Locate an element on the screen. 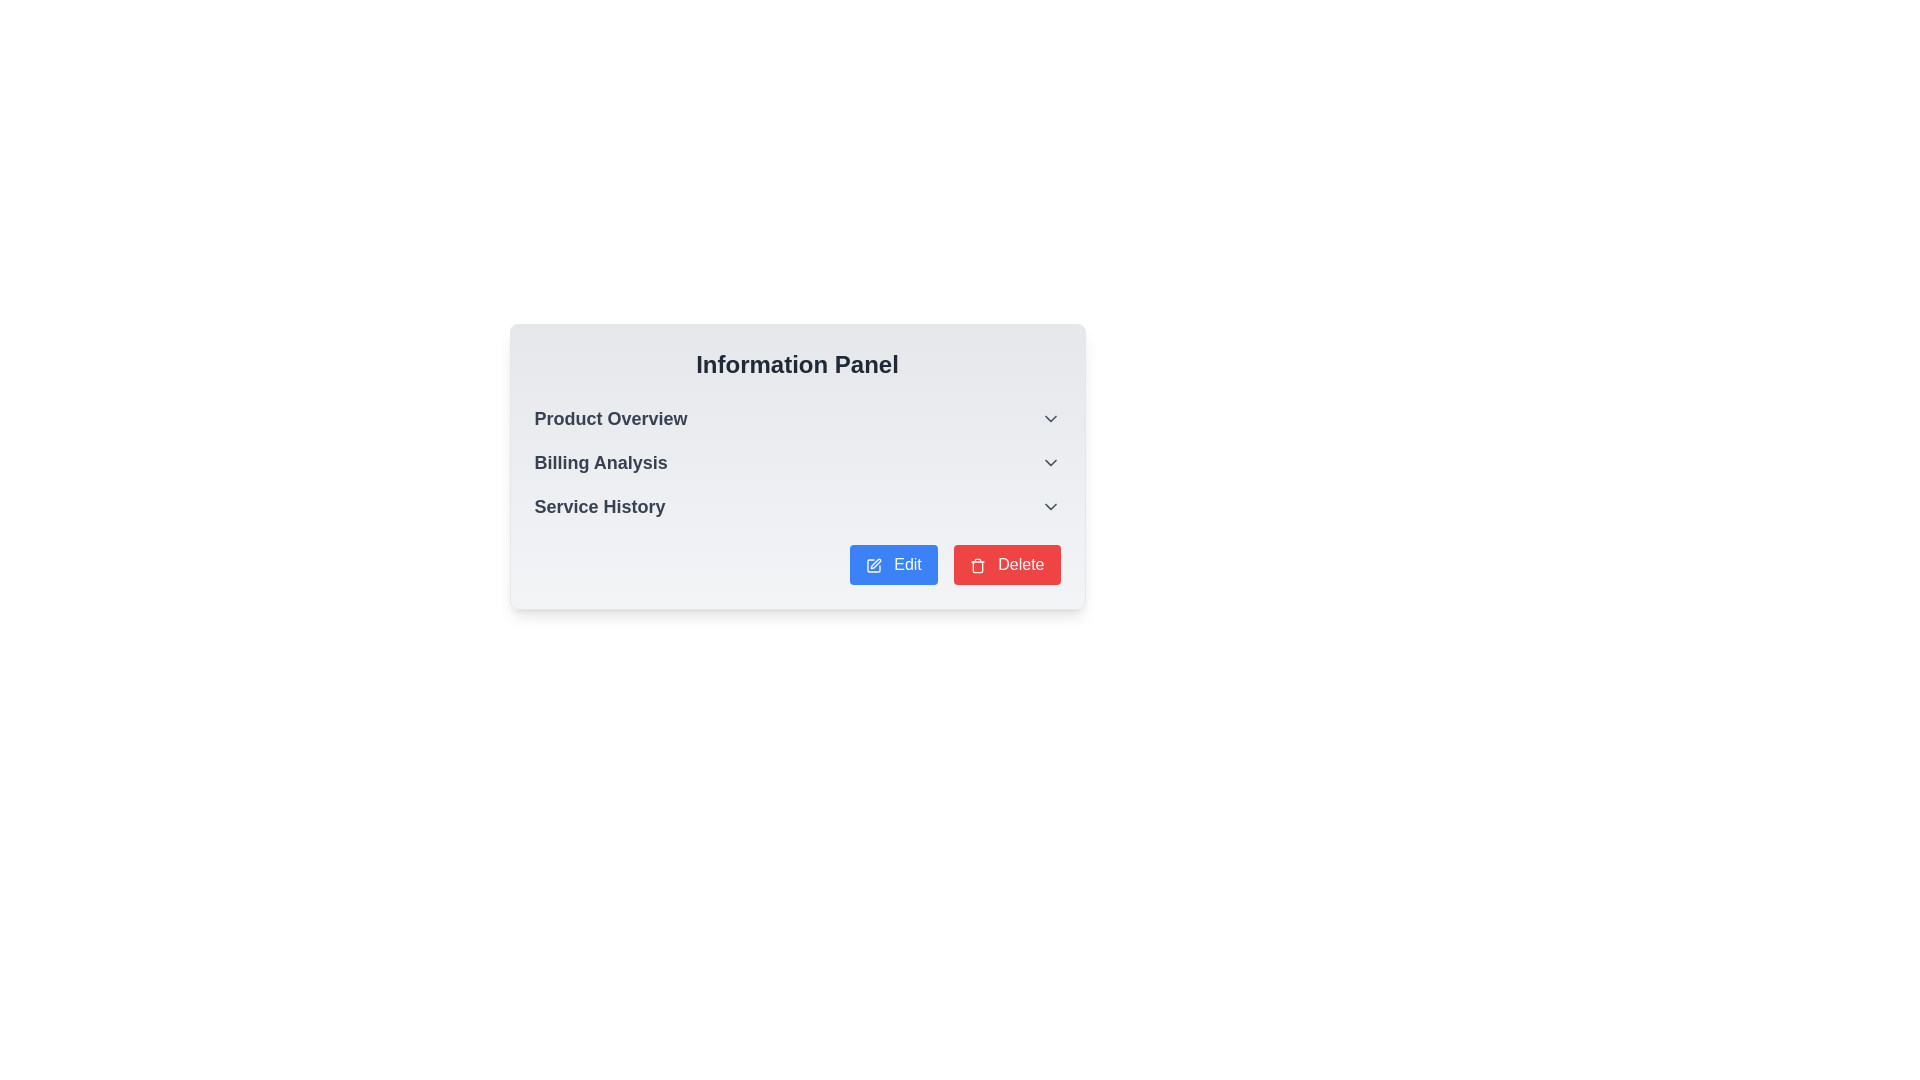 The image size is (1920, 1080). the text label reading 'Product Overview', which is styled in a large, bold, dark gray font and located at the top left of the 'Information Panel' is located at coordinates (609, 418).